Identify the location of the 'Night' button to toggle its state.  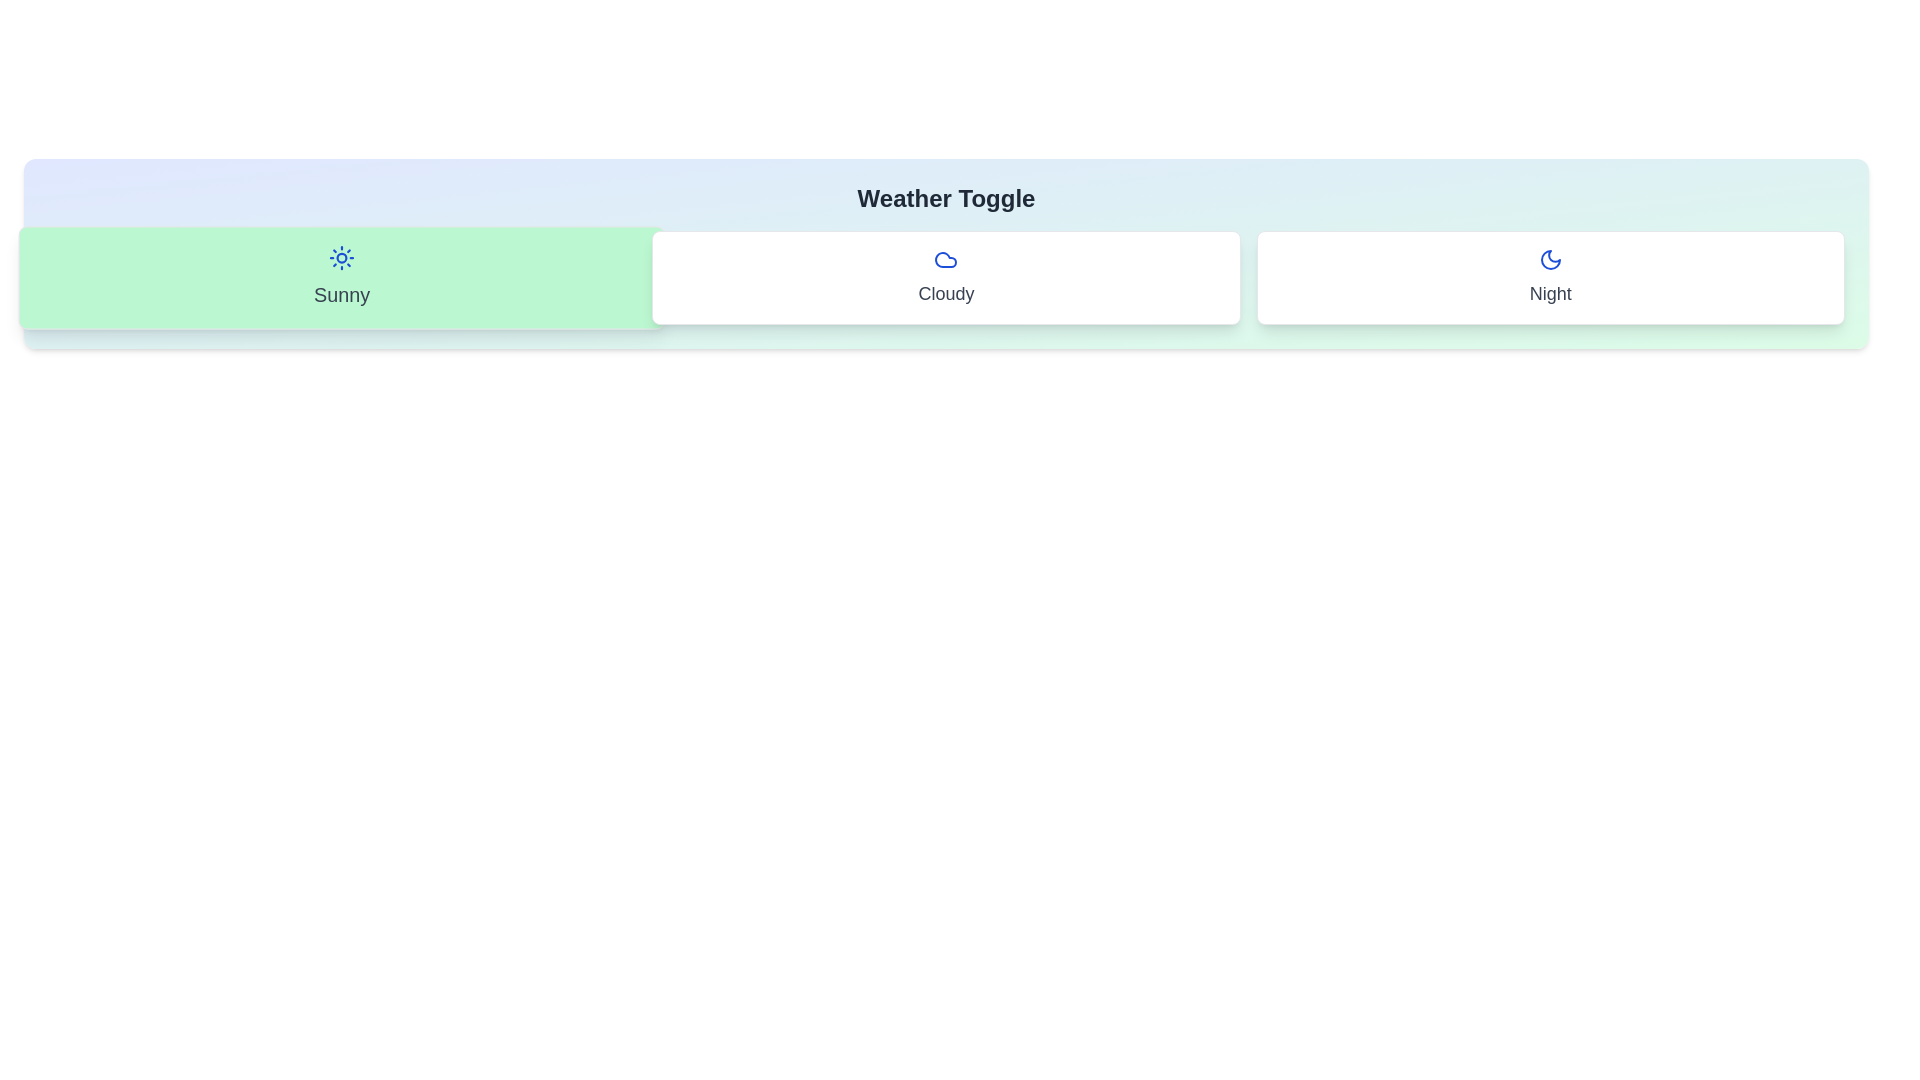
(1549, 277).